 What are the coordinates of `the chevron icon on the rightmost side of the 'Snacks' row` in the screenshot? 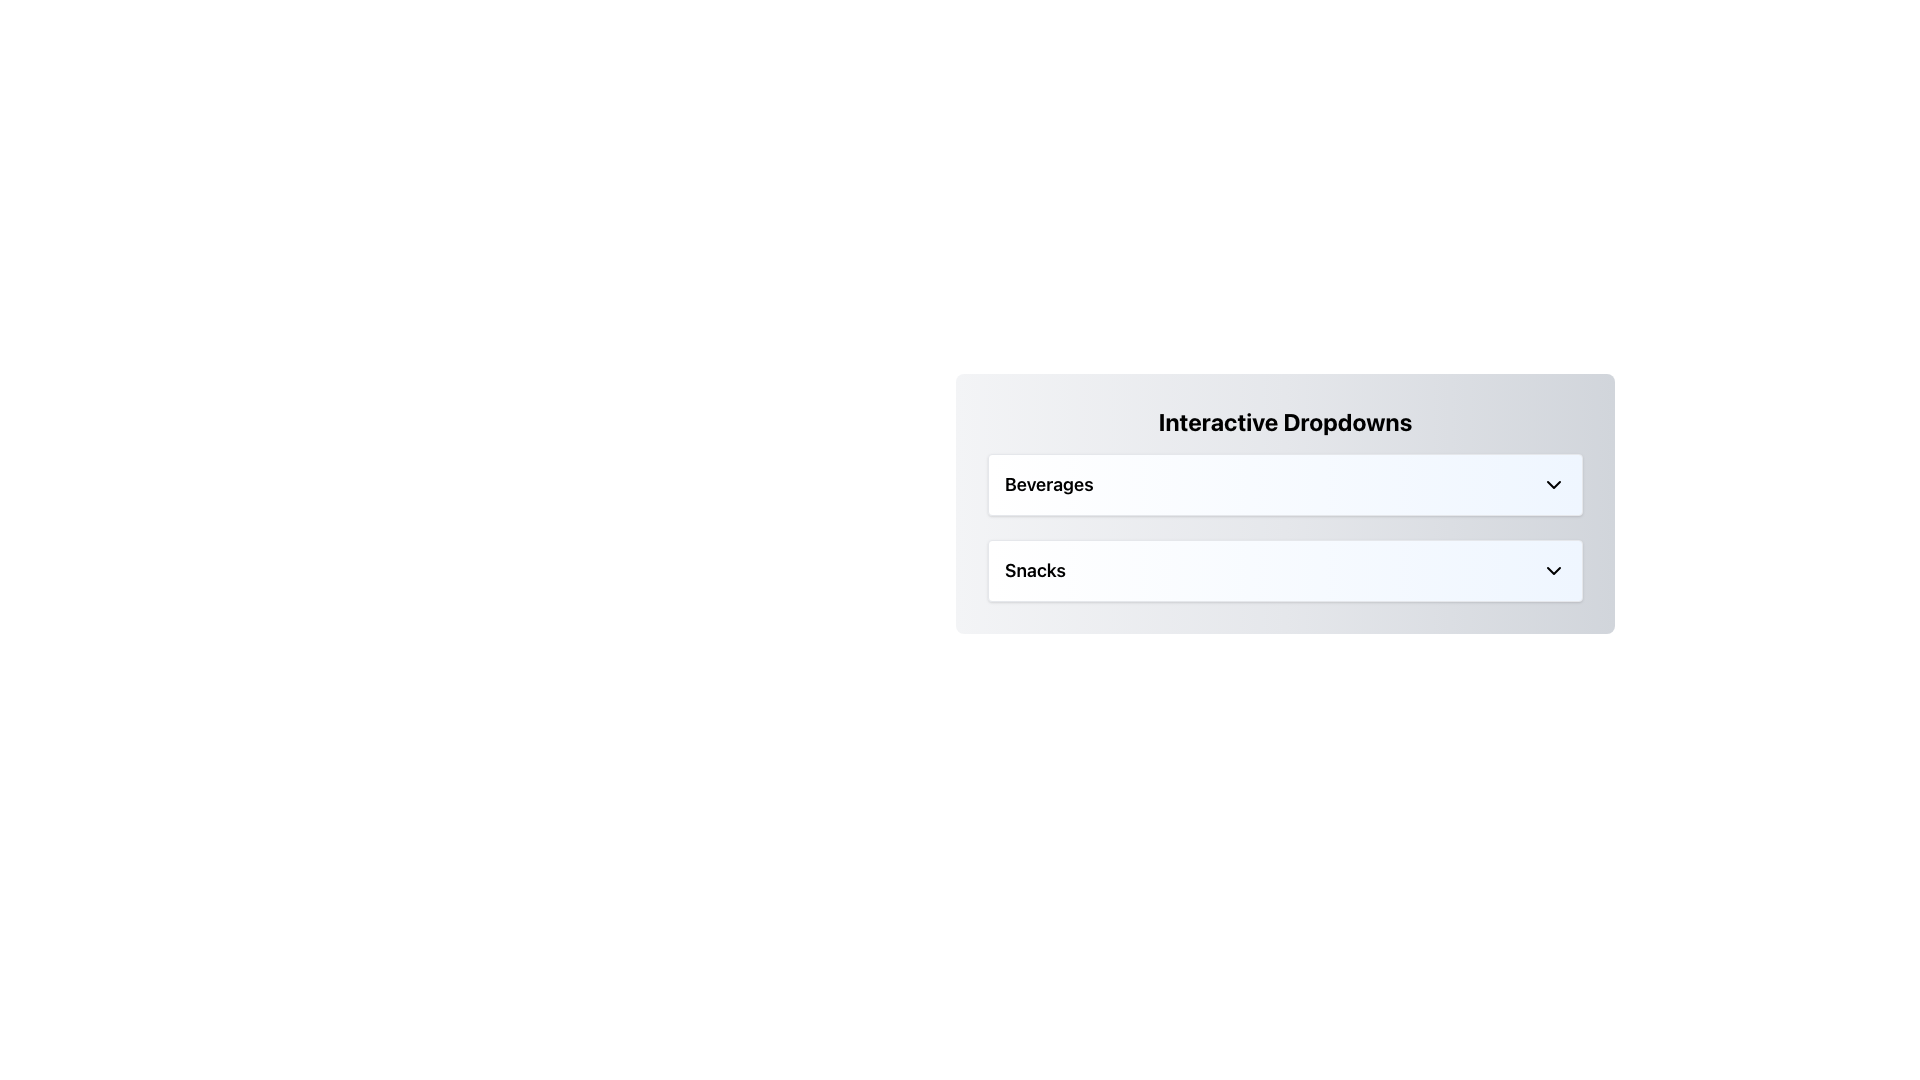 It's located at (1553, 570).